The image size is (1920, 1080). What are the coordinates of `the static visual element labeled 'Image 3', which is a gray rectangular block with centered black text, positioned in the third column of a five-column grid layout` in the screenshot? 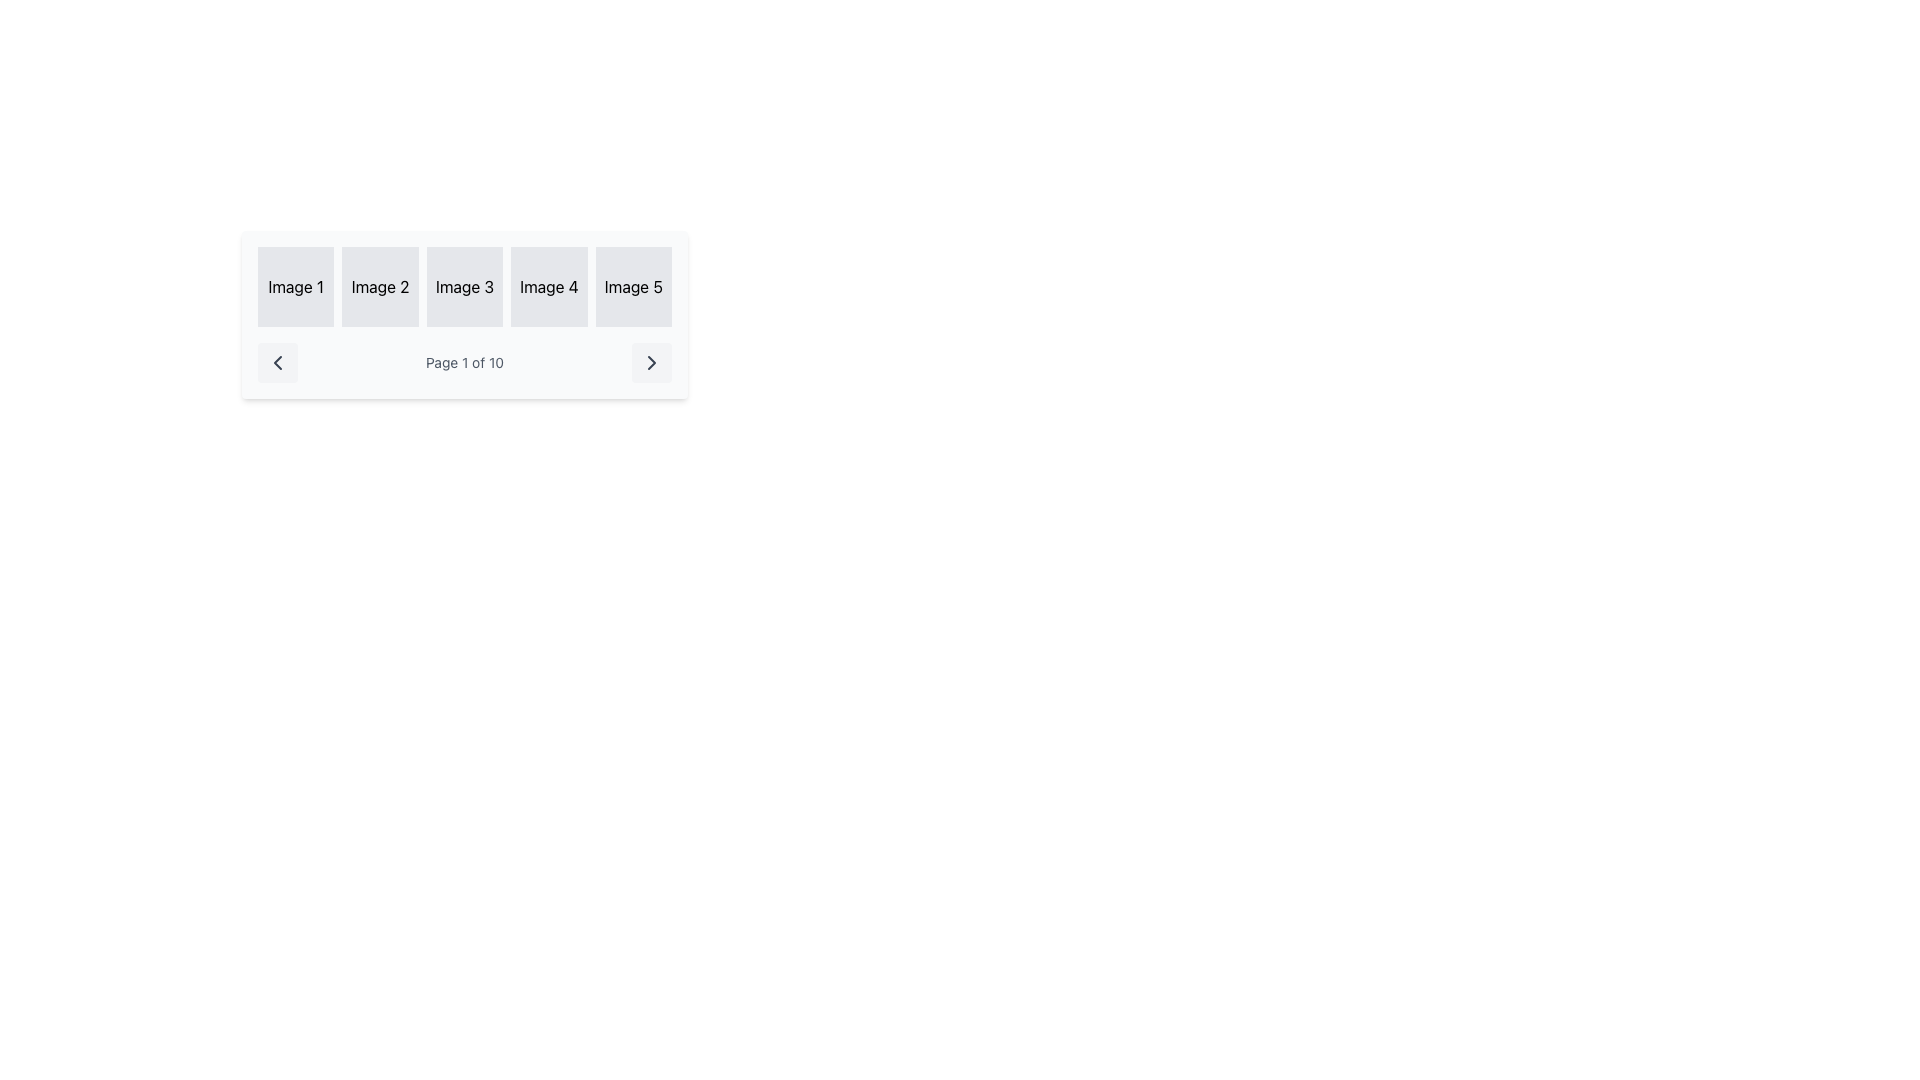 It's located at (464, 286).